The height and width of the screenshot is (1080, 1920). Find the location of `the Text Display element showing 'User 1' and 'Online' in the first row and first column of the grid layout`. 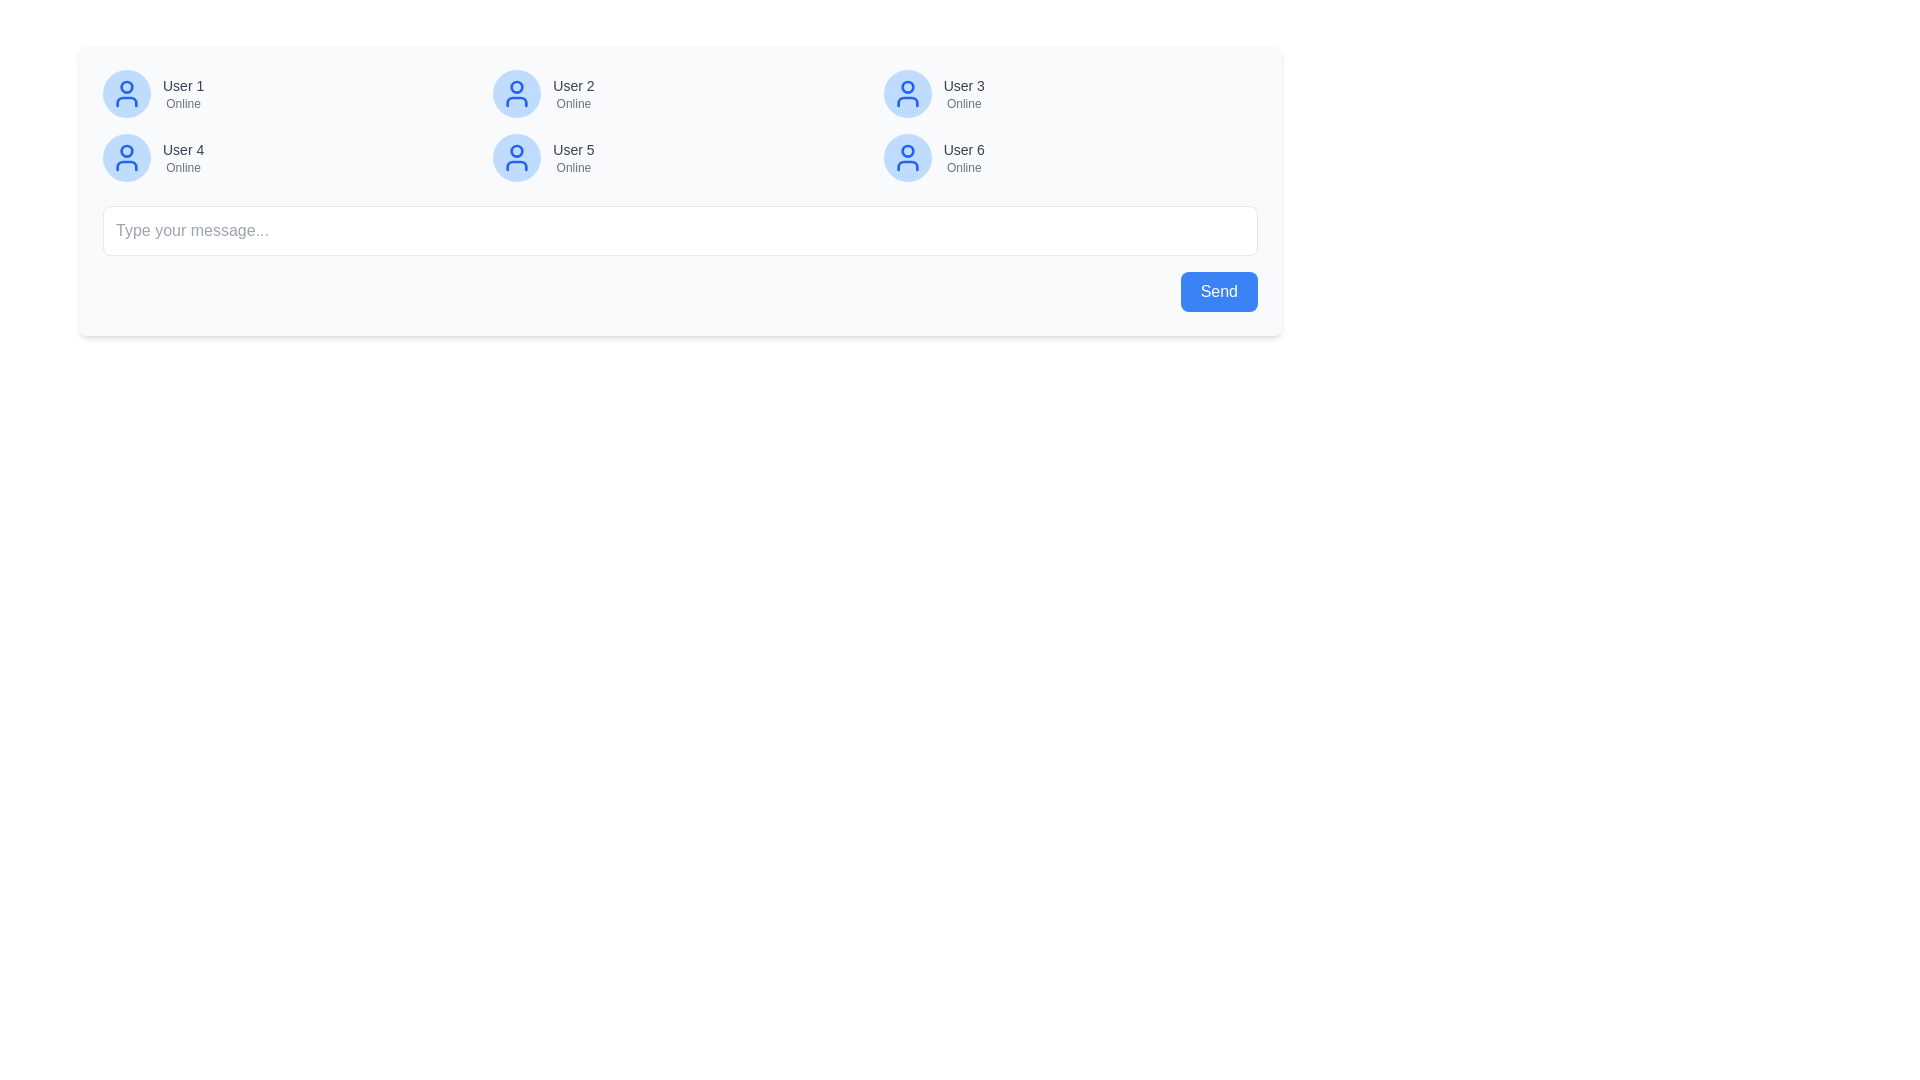

the Text Display element showing 'User 1' and 'Online' in the first row and first column of the grid layout is located at coordinates (183, 93).